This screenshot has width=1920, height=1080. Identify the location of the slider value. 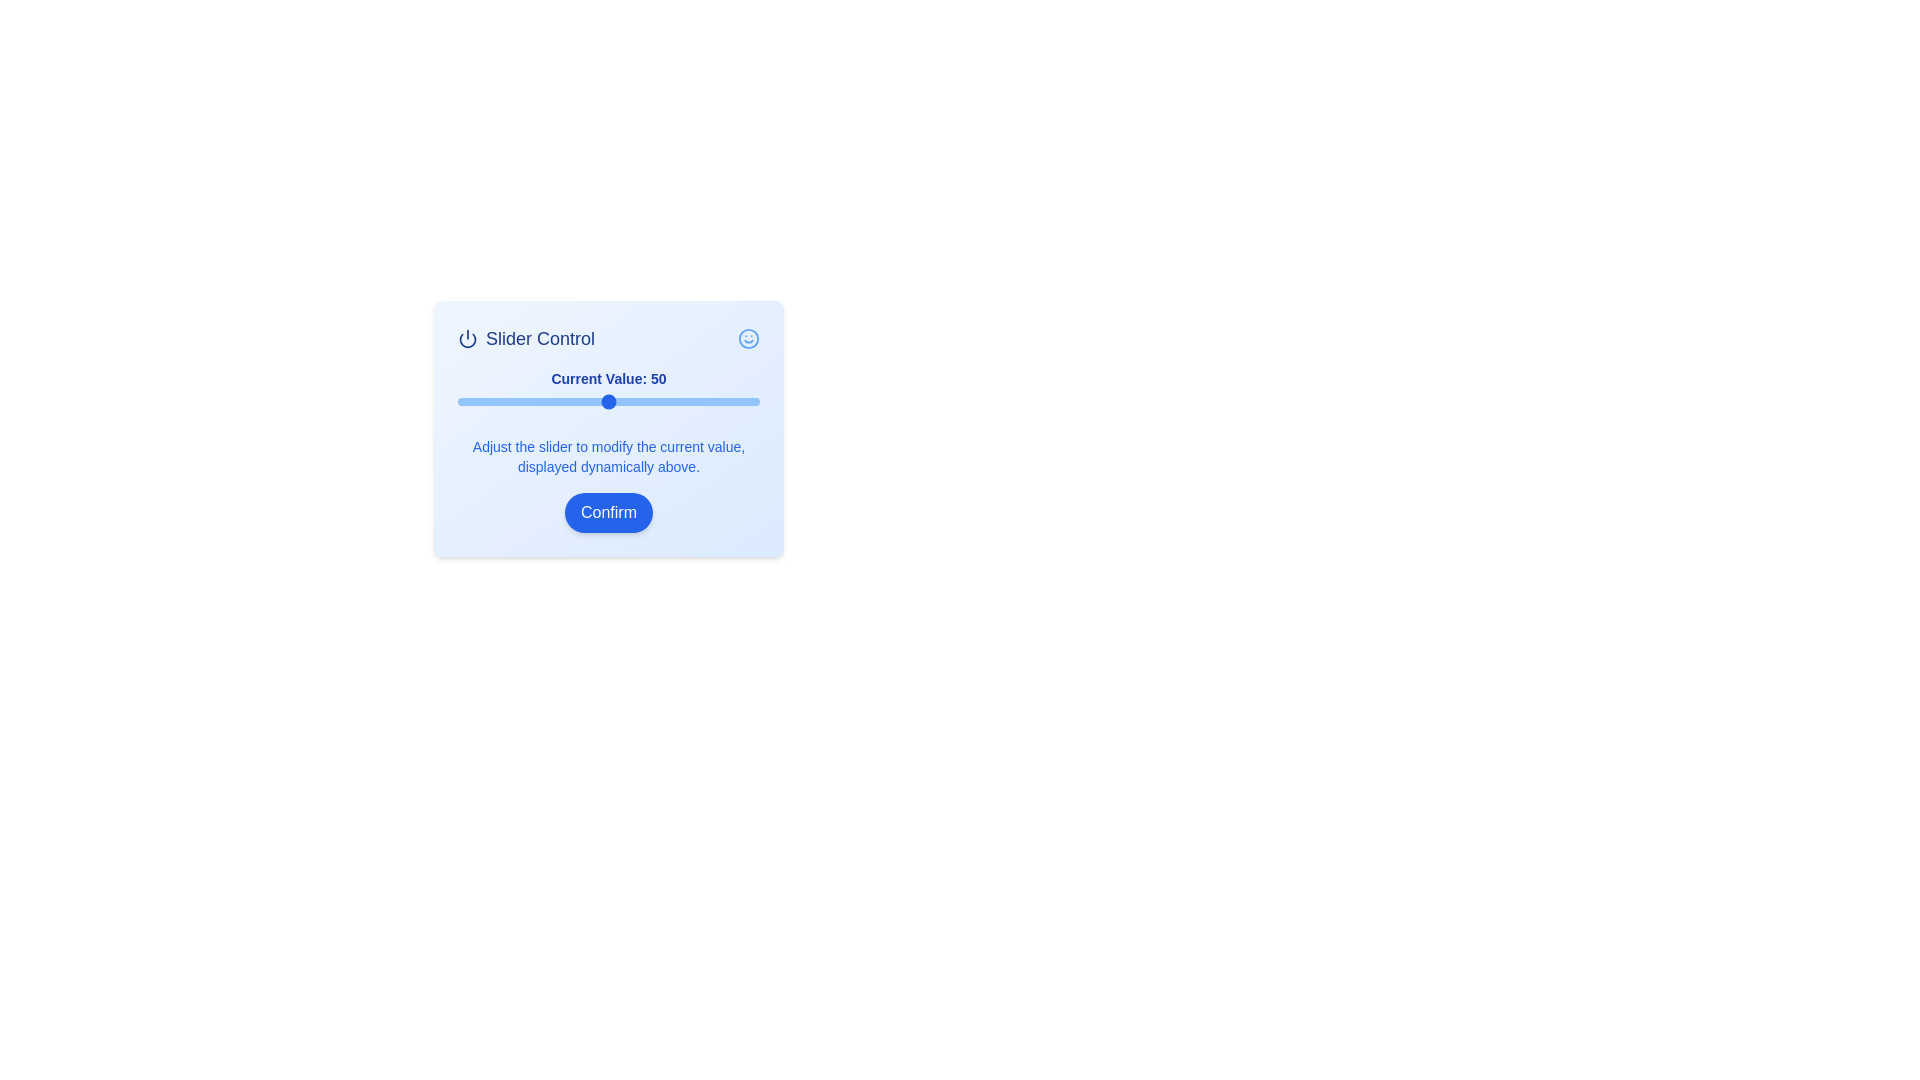
(696, 401).